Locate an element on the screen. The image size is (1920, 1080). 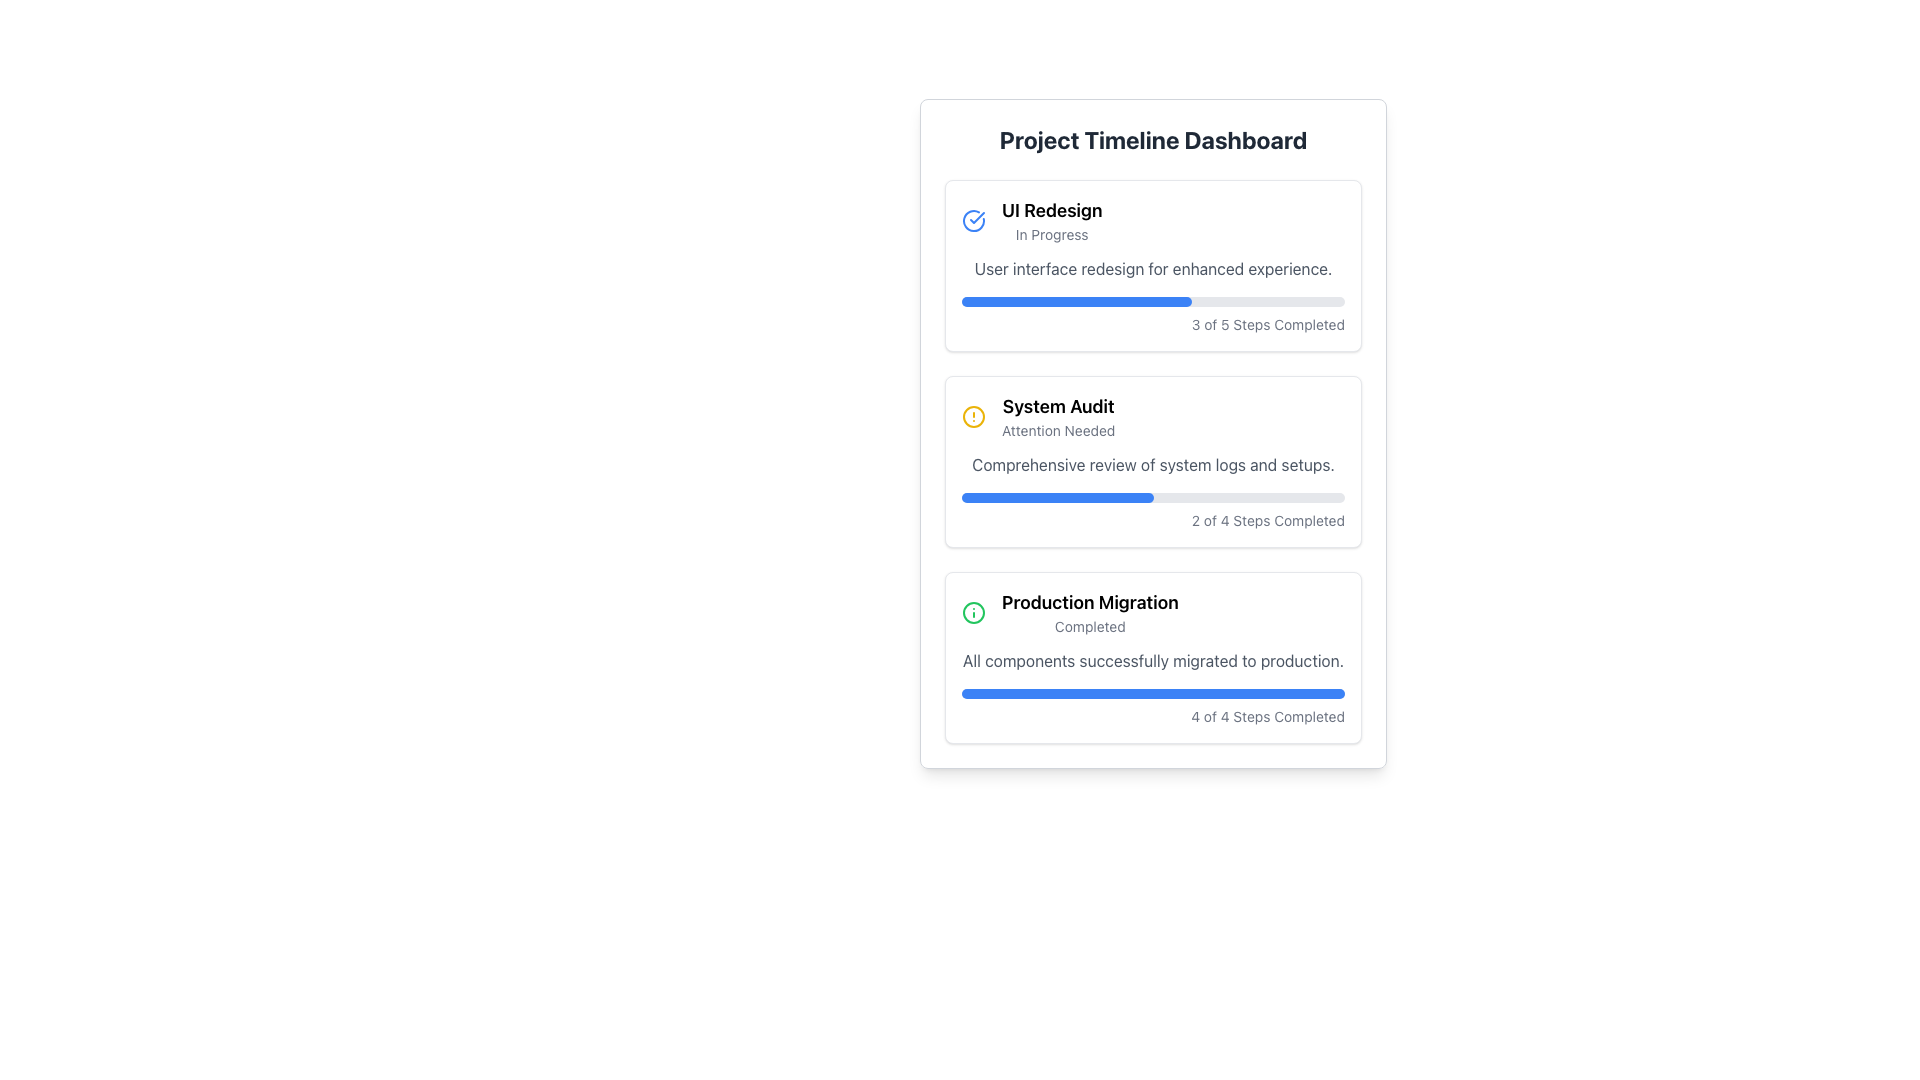
the informational icon related to the 'Production Migration' task in the 'Completed' status section, positioned to the far left of the textual block is located at coordinates (974, 612).